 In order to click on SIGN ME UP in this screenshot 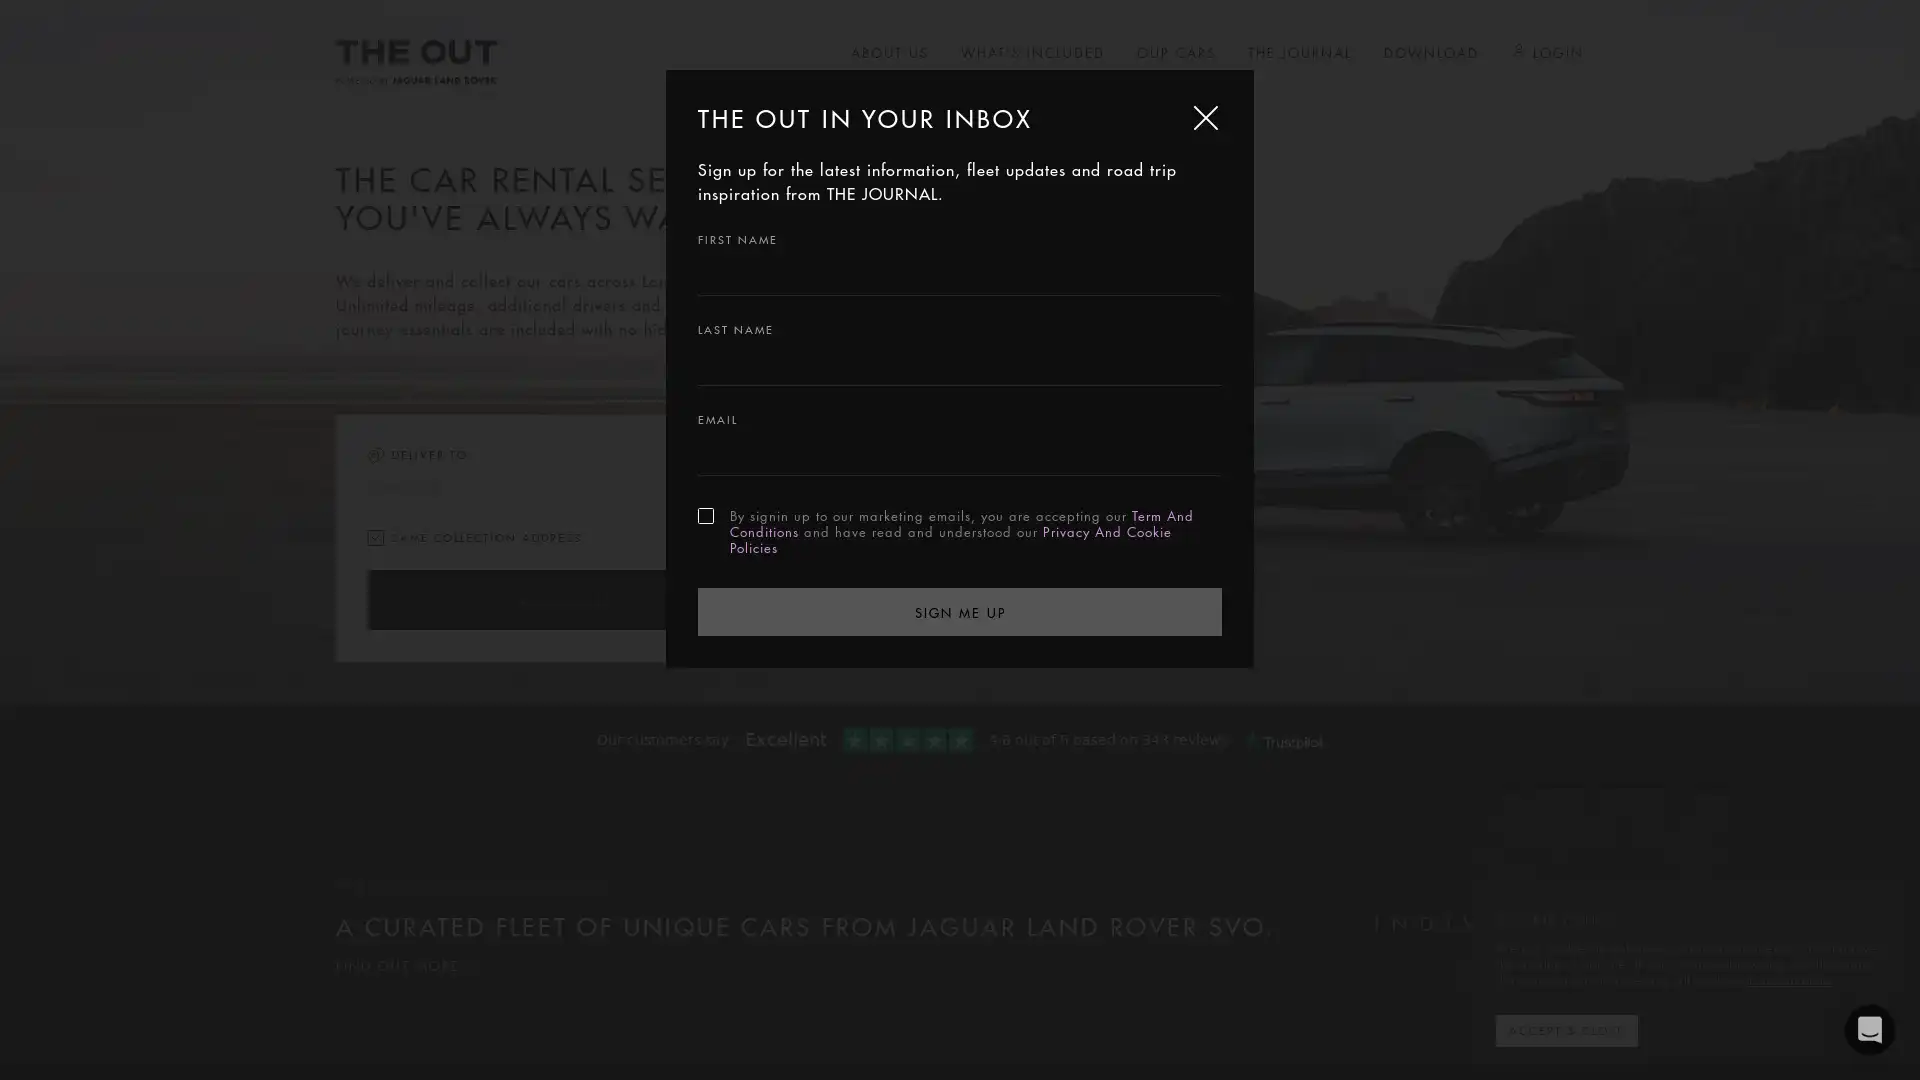, I will do `click(960, 609)`.